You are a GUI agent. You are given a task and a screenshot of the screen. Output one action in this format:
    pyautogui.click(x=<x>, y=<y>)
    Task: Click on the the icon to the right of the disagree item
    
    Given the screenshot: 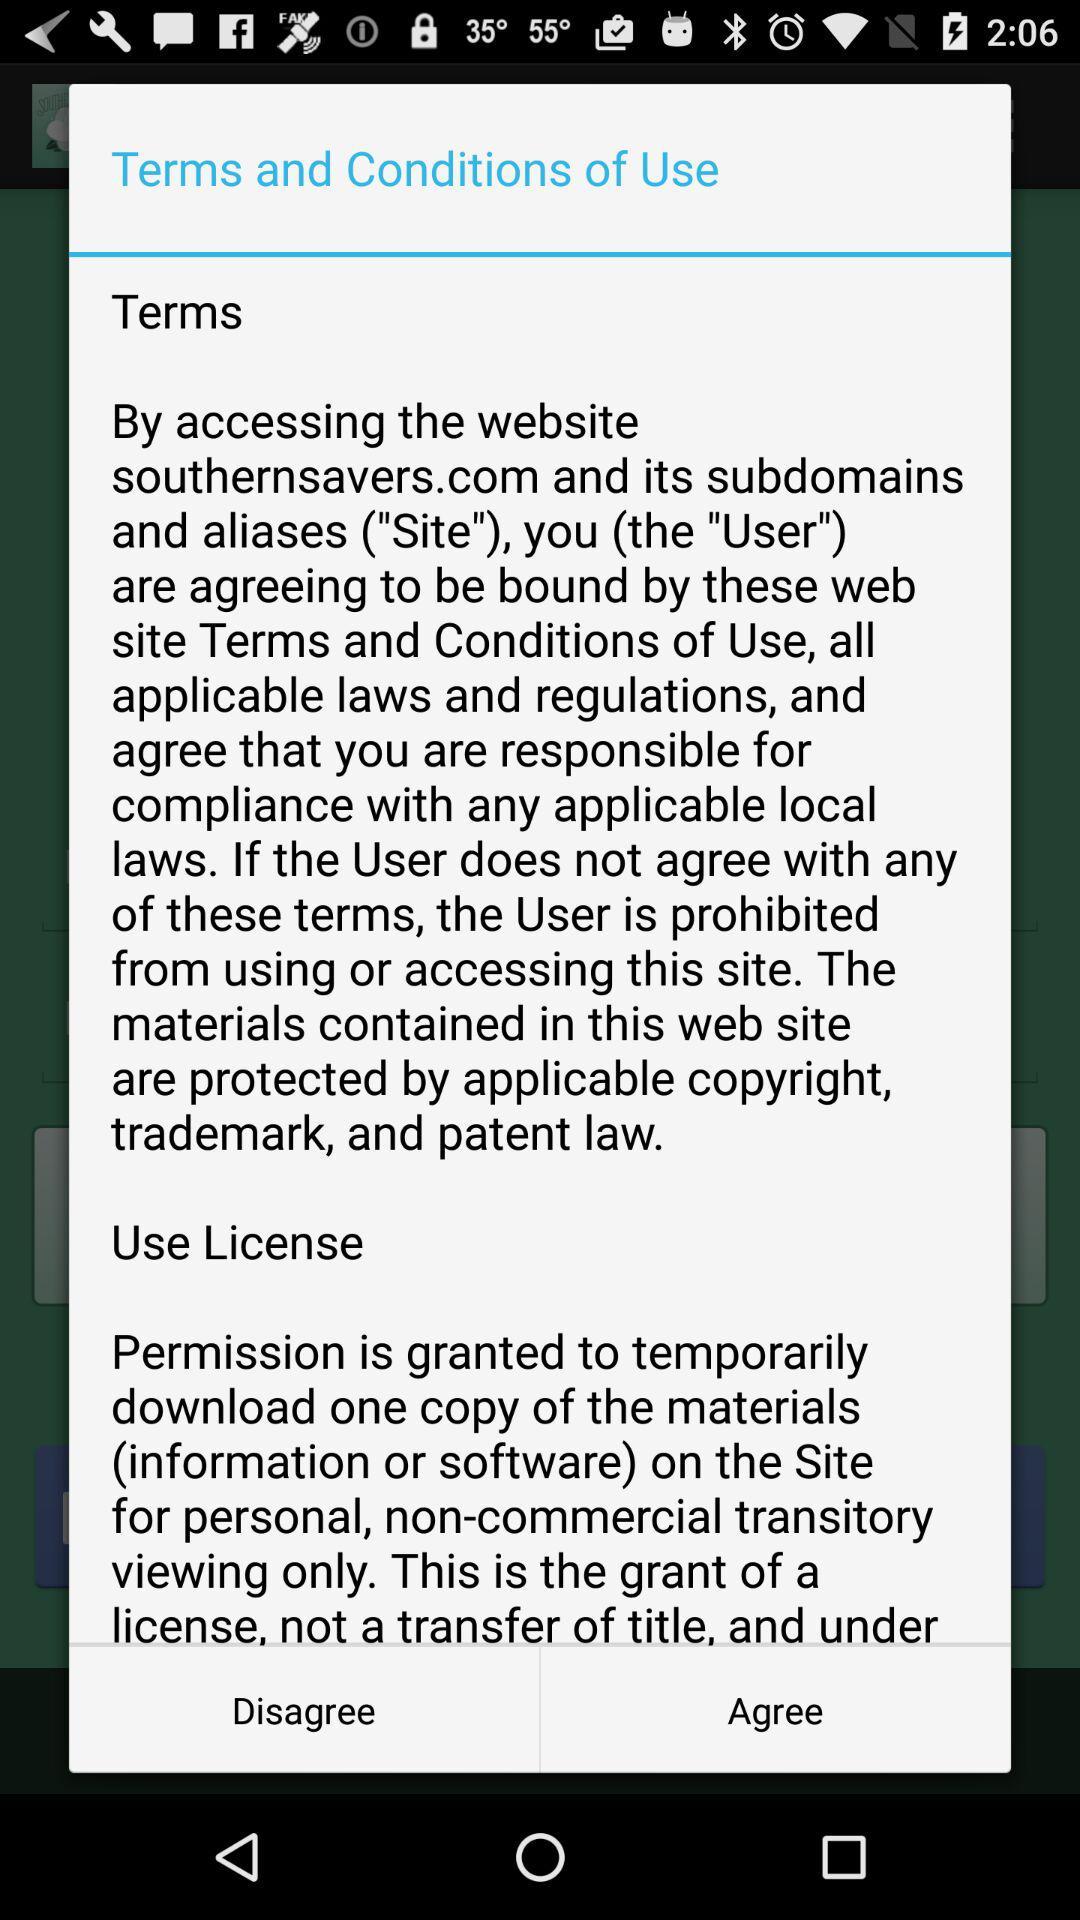 What is the action you would take?
    pyautogui.click(x=774, y=1708)
    